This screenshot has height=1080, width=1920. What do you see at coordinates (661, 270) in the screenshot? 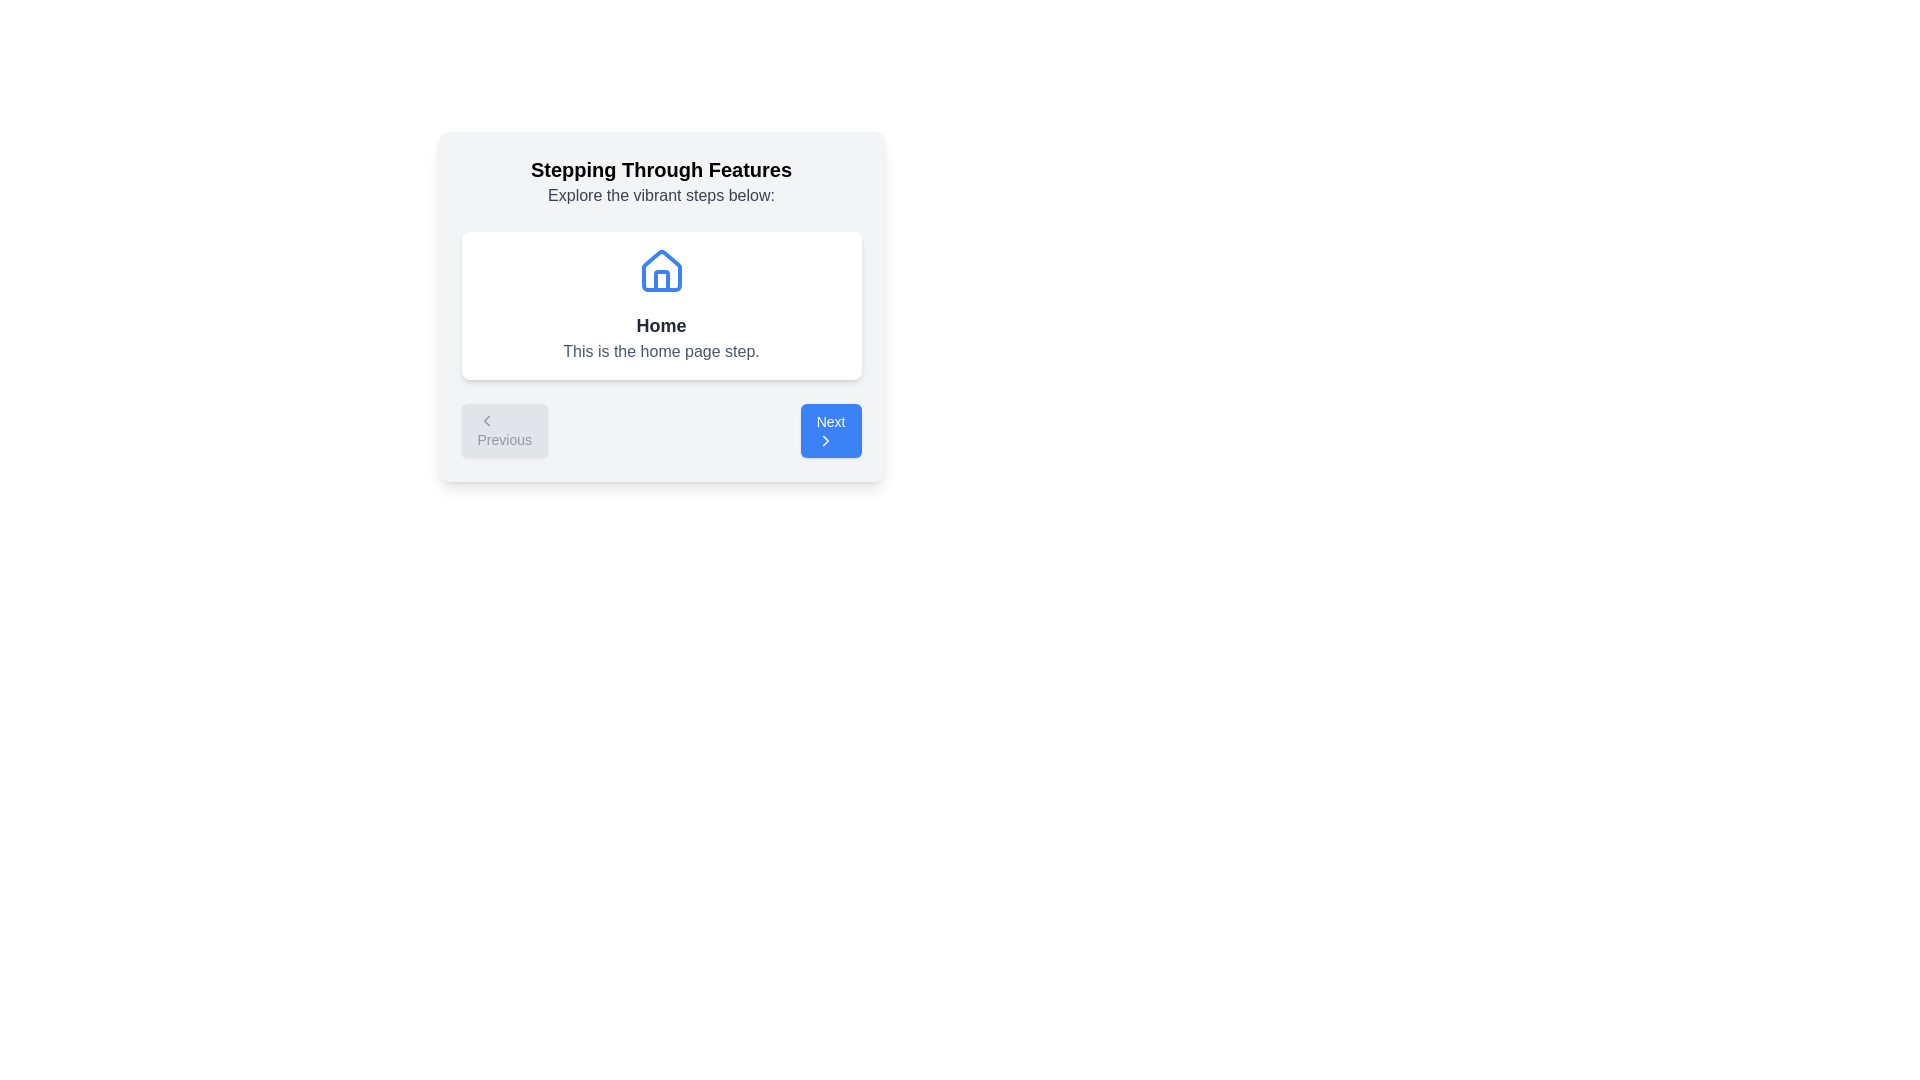
I see `the blue house icon with a roof and door structure, which is positioned above the text label 'Home'` at bounding box center [661, 270].